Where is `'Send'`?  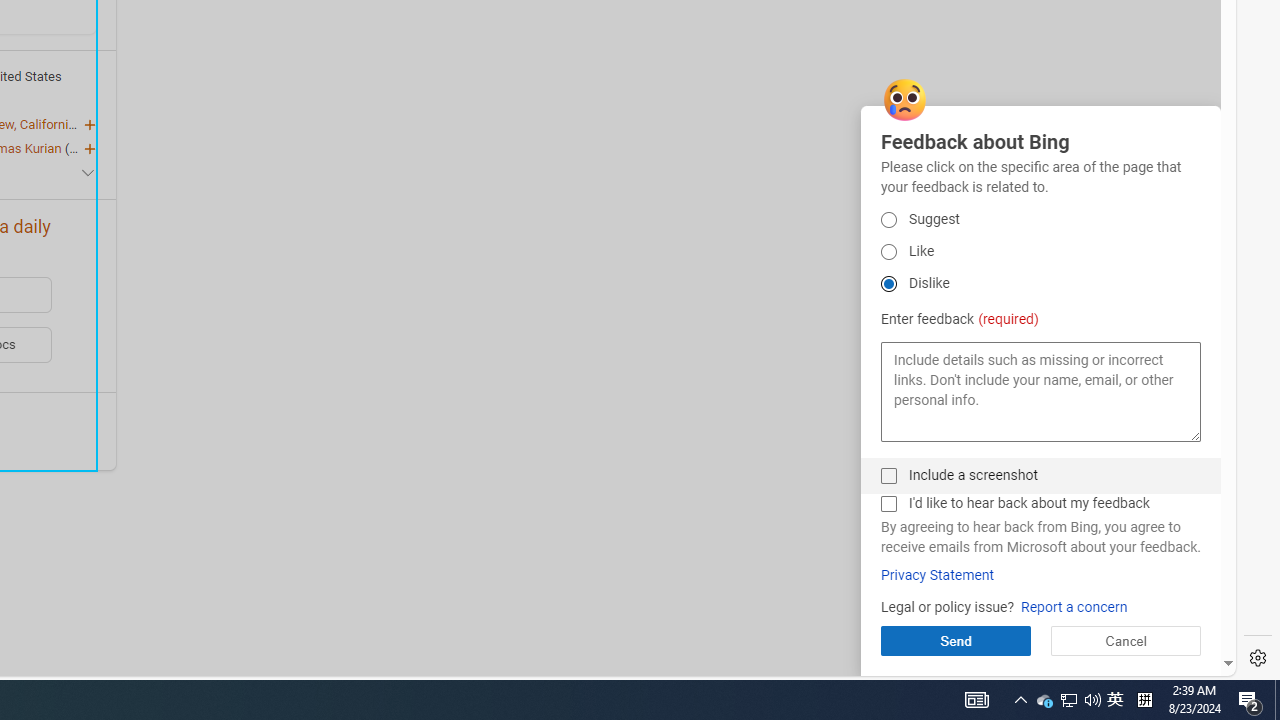 'Send' is located at coordinates (954, 640).